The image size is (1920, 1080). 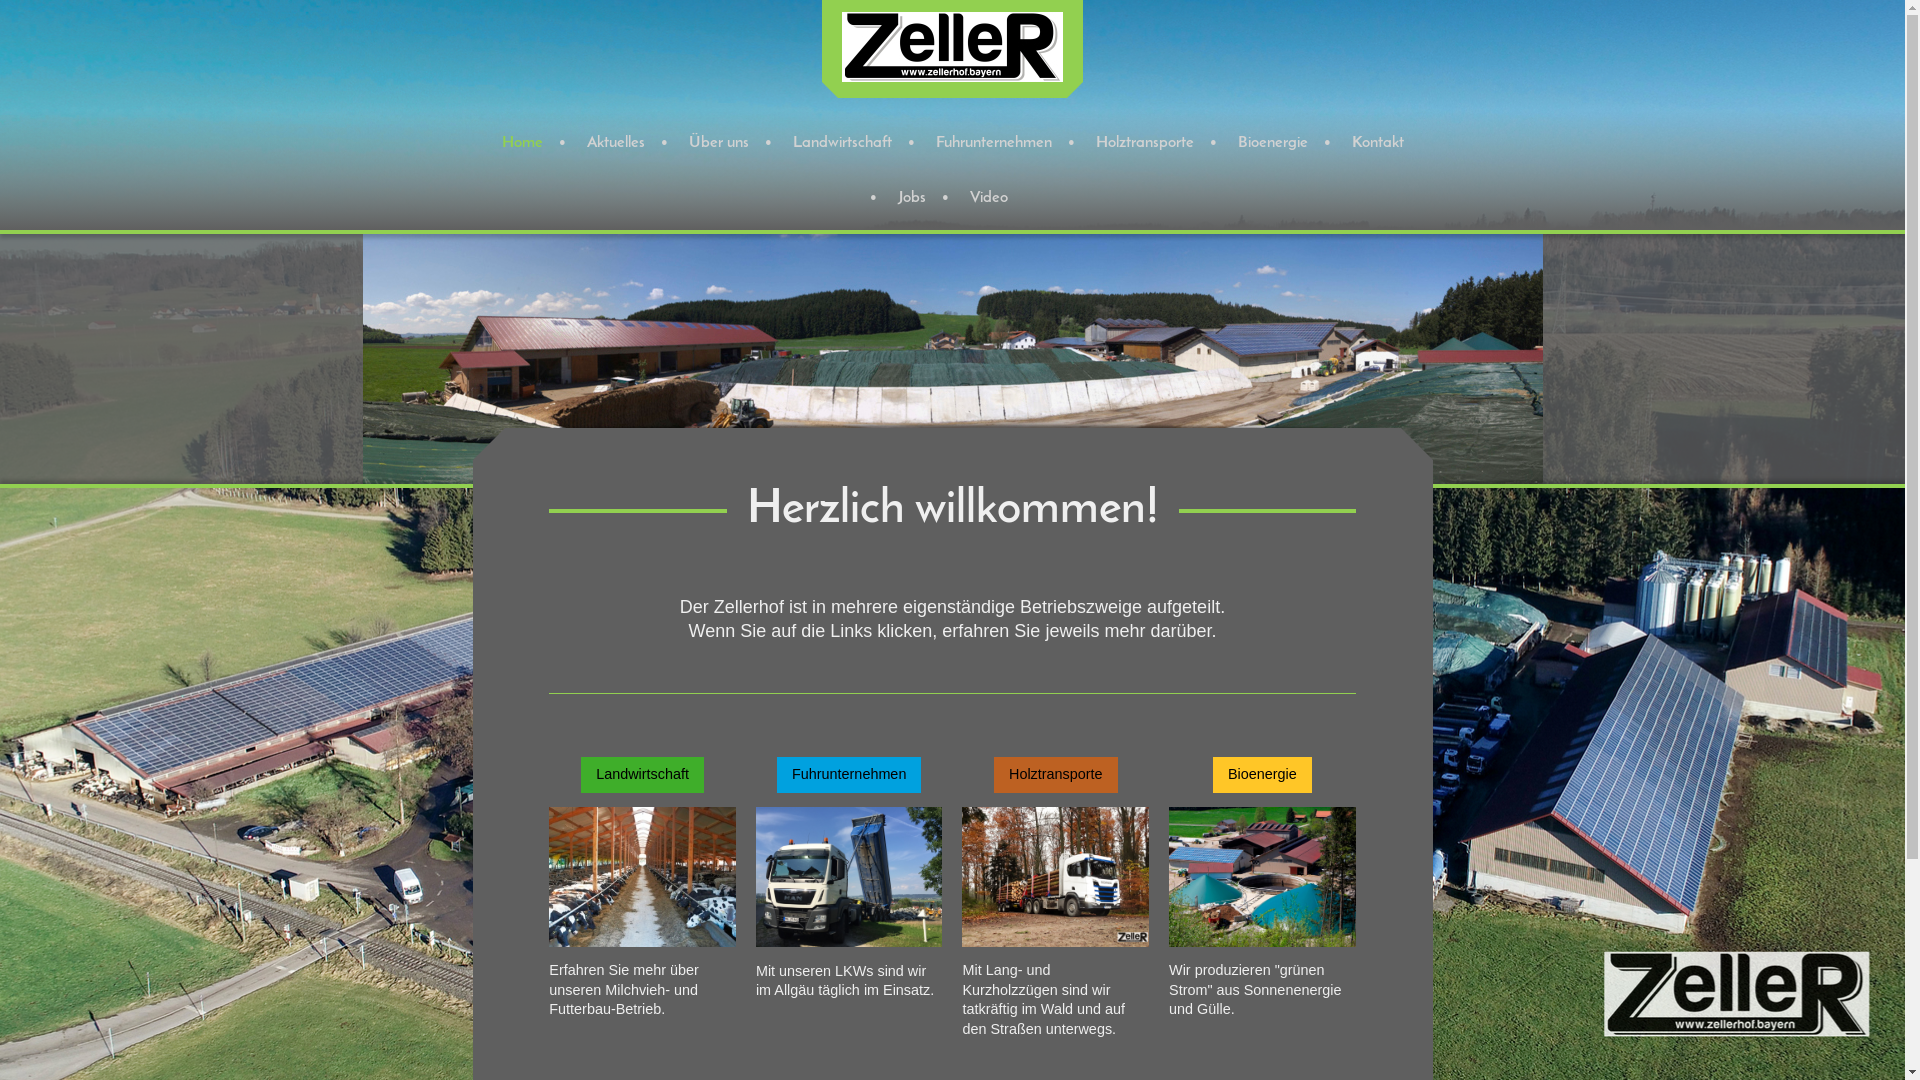 I want to click on 'Fuhrunternehmen', so click(x=993, y=142).